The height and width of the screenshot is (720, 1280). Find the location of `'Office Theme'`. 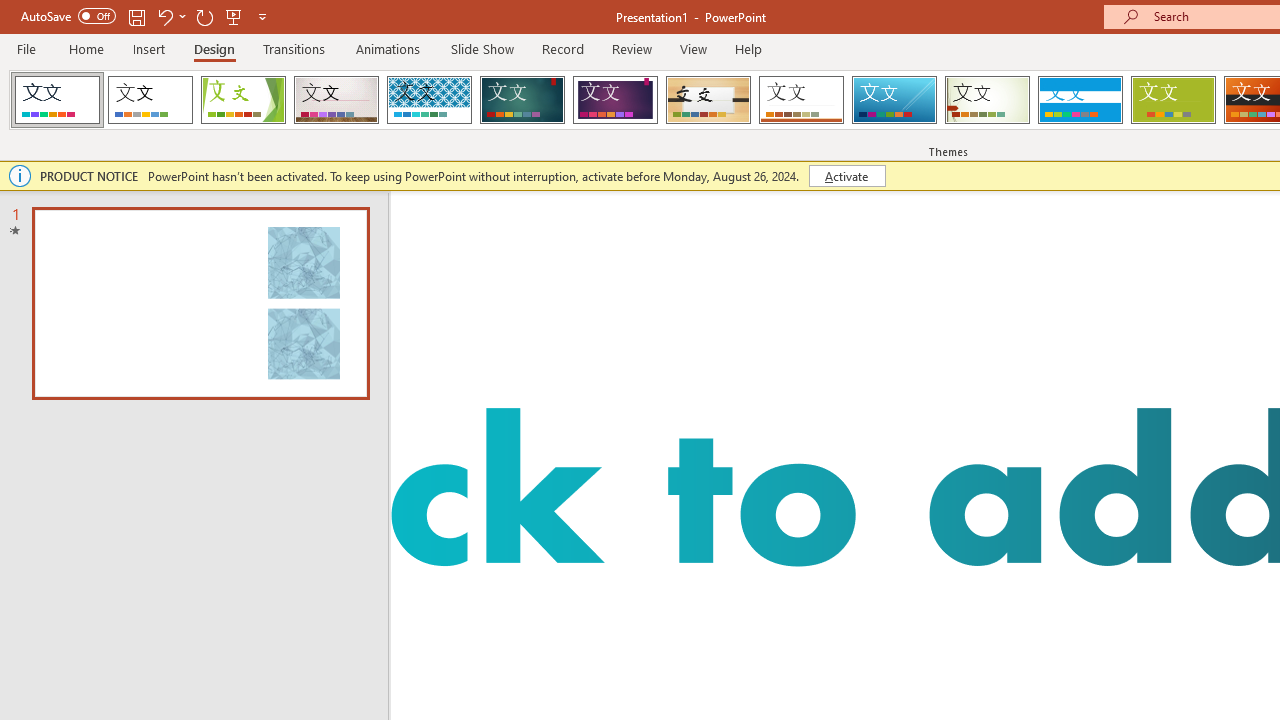

'Office Theme' is located at coordinates (149, 100).